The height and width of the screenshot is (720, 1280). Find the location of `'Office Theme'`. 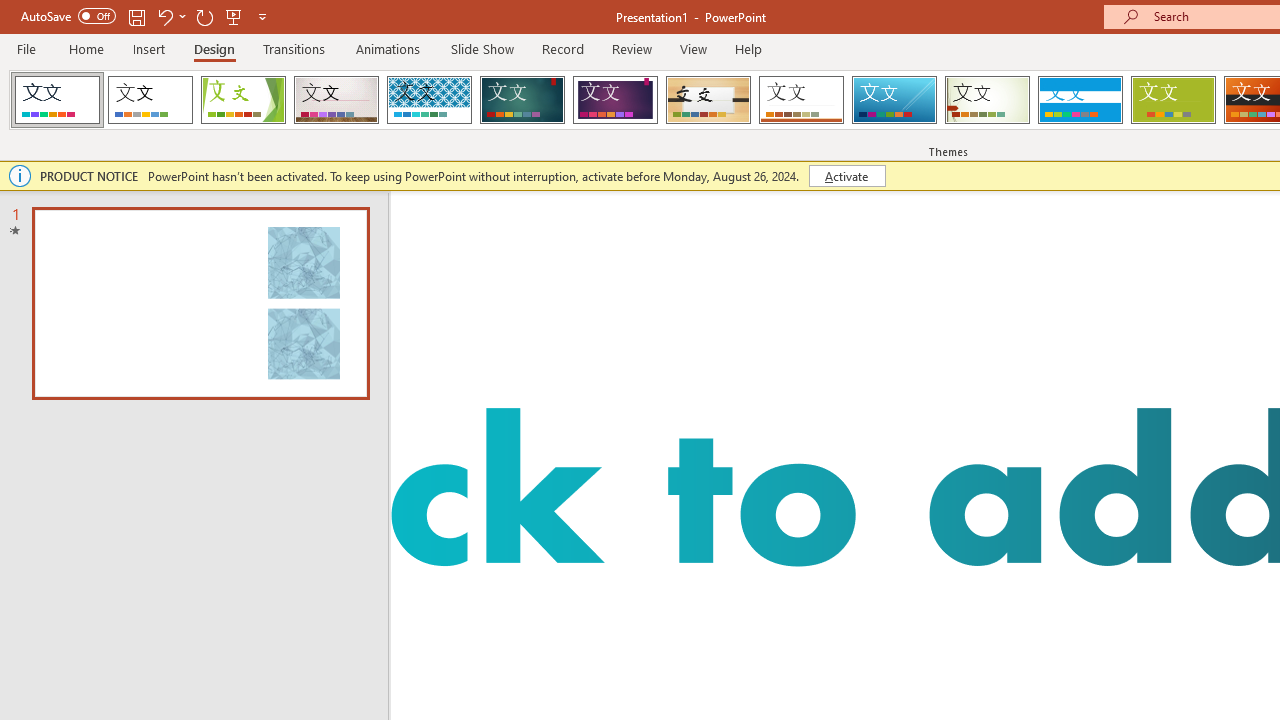

'Office Theme' is located at coordinates (149, 100).